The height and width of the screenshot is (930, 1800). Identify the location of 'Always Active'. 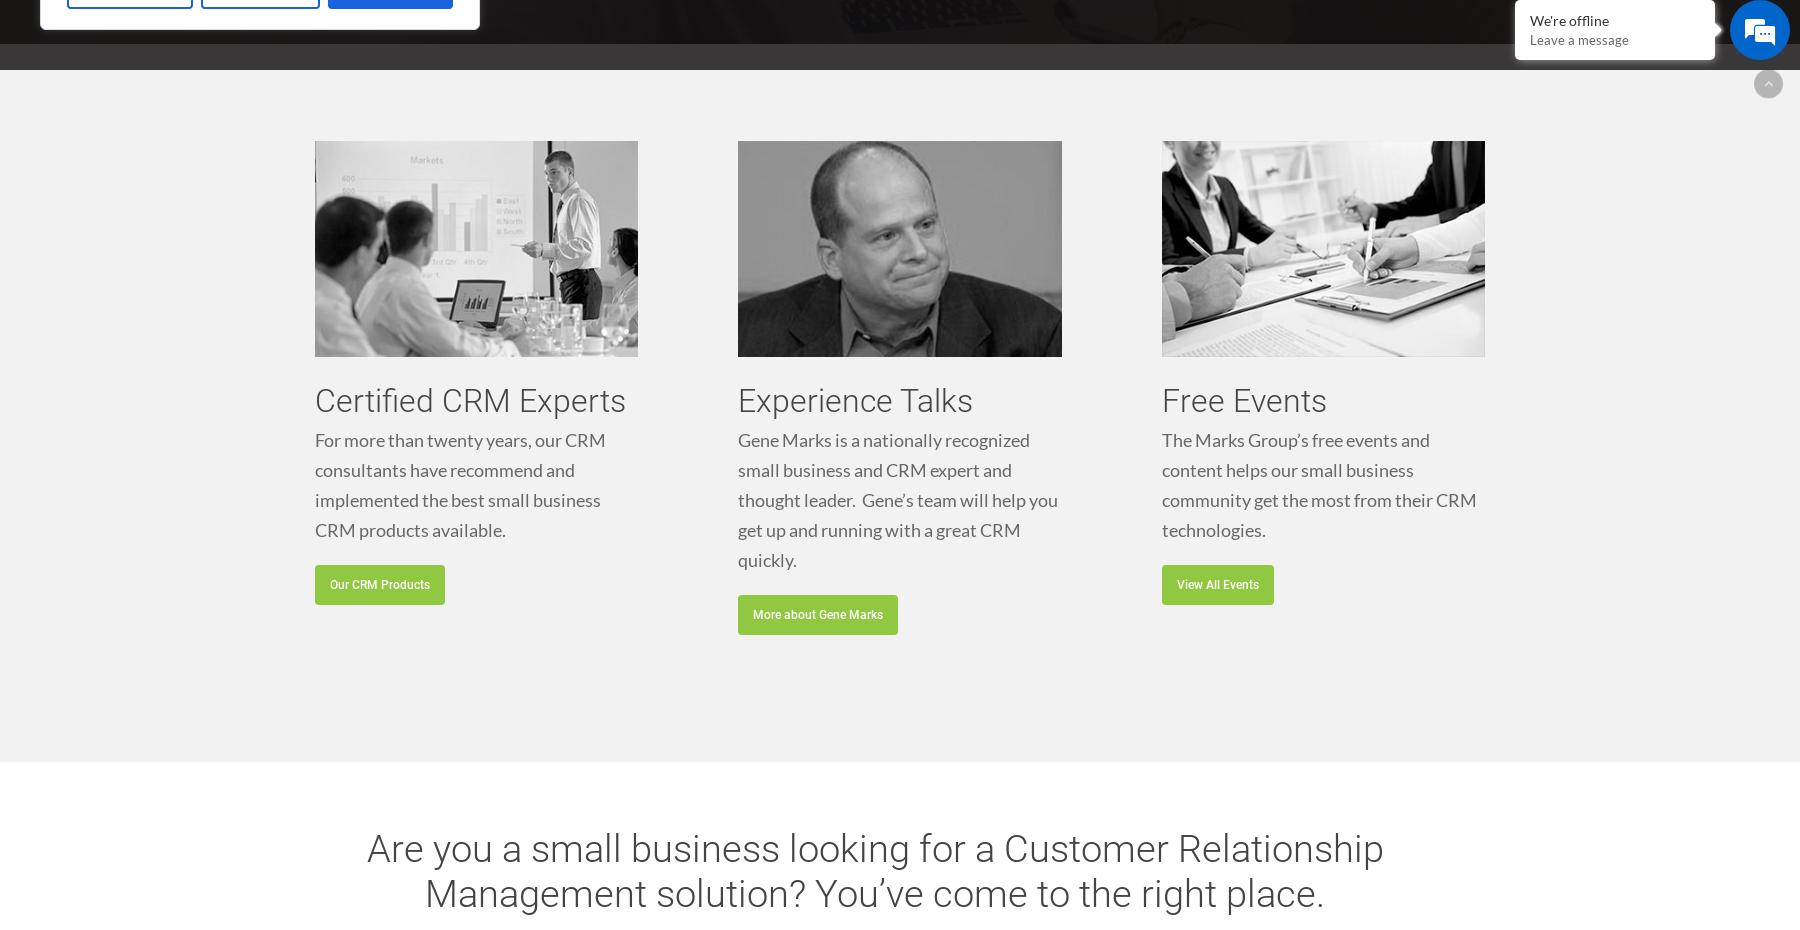
(354, 628).